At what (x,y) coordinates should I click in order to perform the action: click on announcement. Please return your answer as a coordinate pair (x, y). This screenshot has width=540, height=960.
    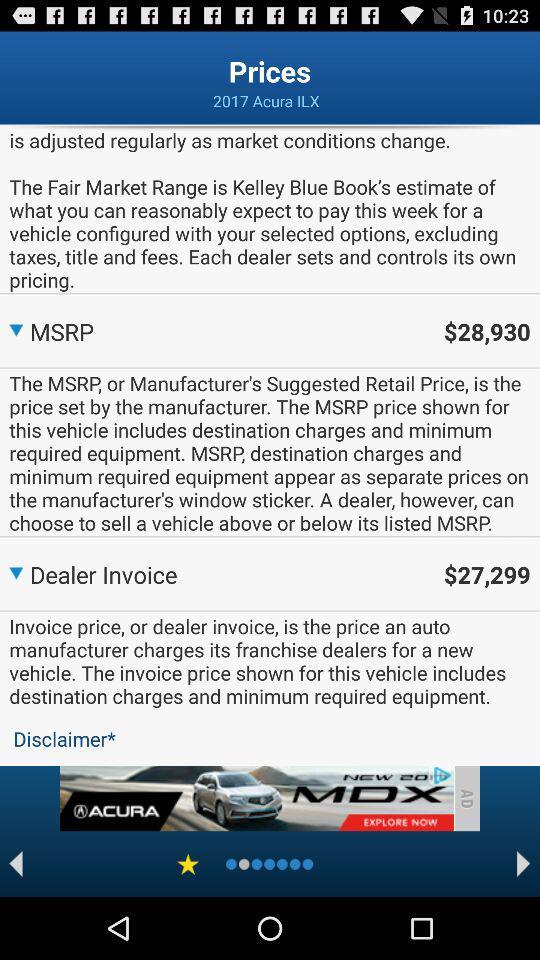
    Looking at the image, I should click on (256, 798).